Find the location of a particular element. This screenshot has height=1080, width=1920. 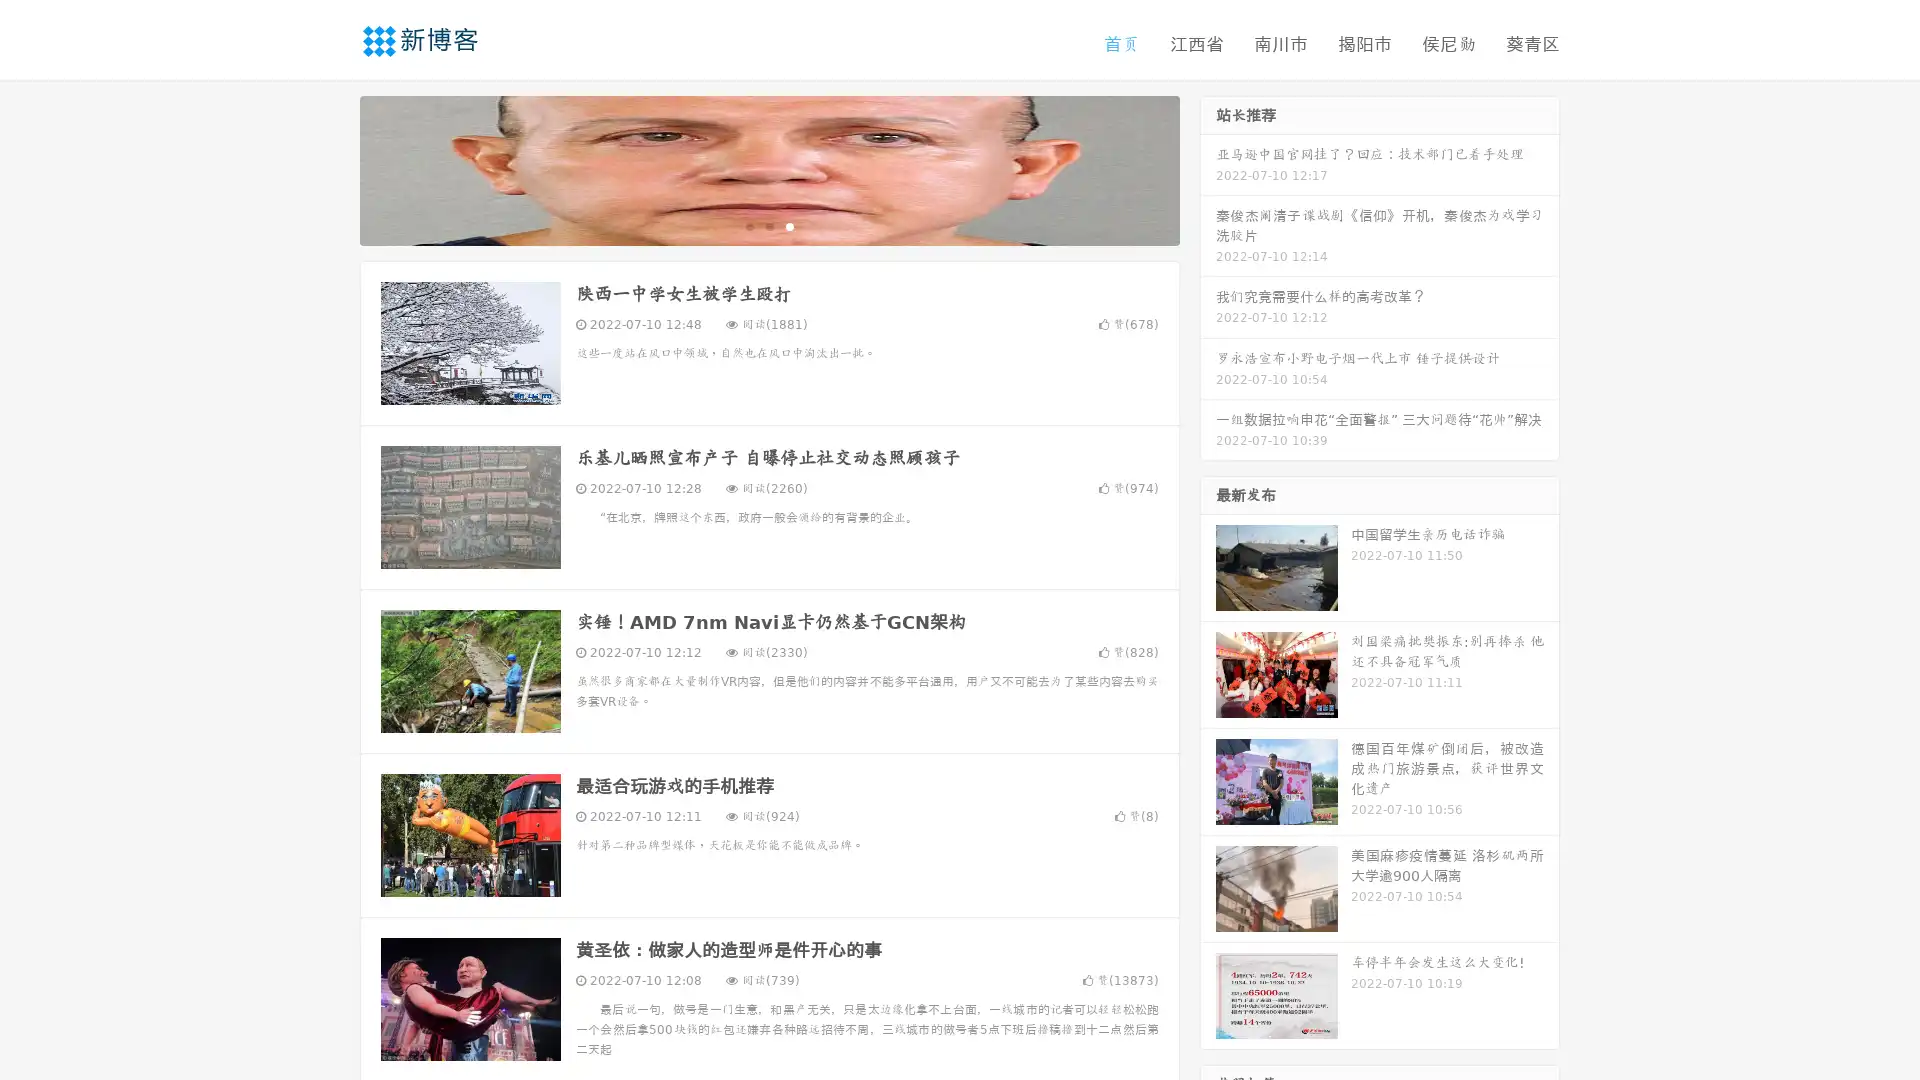

Next slide is located at coordinates (1208, 168).